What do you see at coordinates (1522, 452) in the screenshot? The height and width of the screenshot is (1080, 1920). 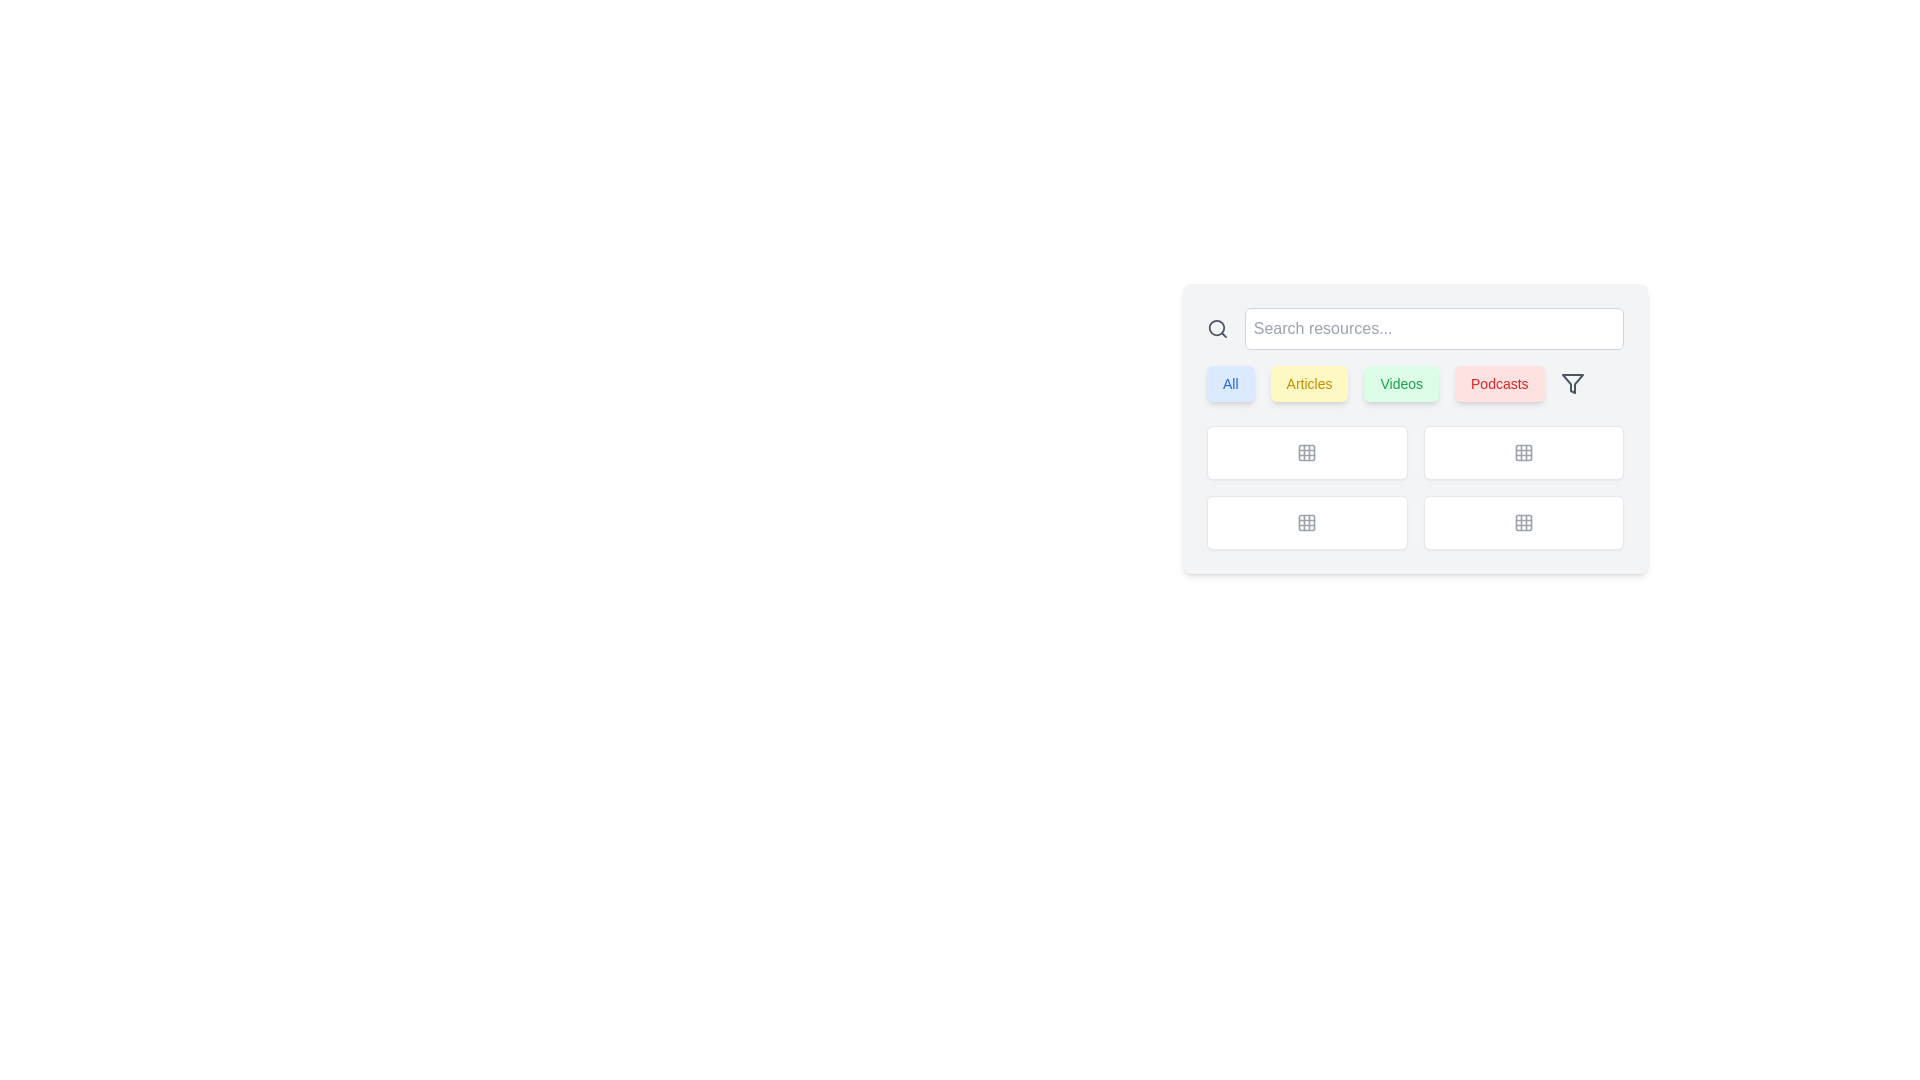 I see `the top-left square of the grid icon, which is part of a control or navigation panel, positioned to the right of large labeled buttons` at bounding box center [1522, 452].